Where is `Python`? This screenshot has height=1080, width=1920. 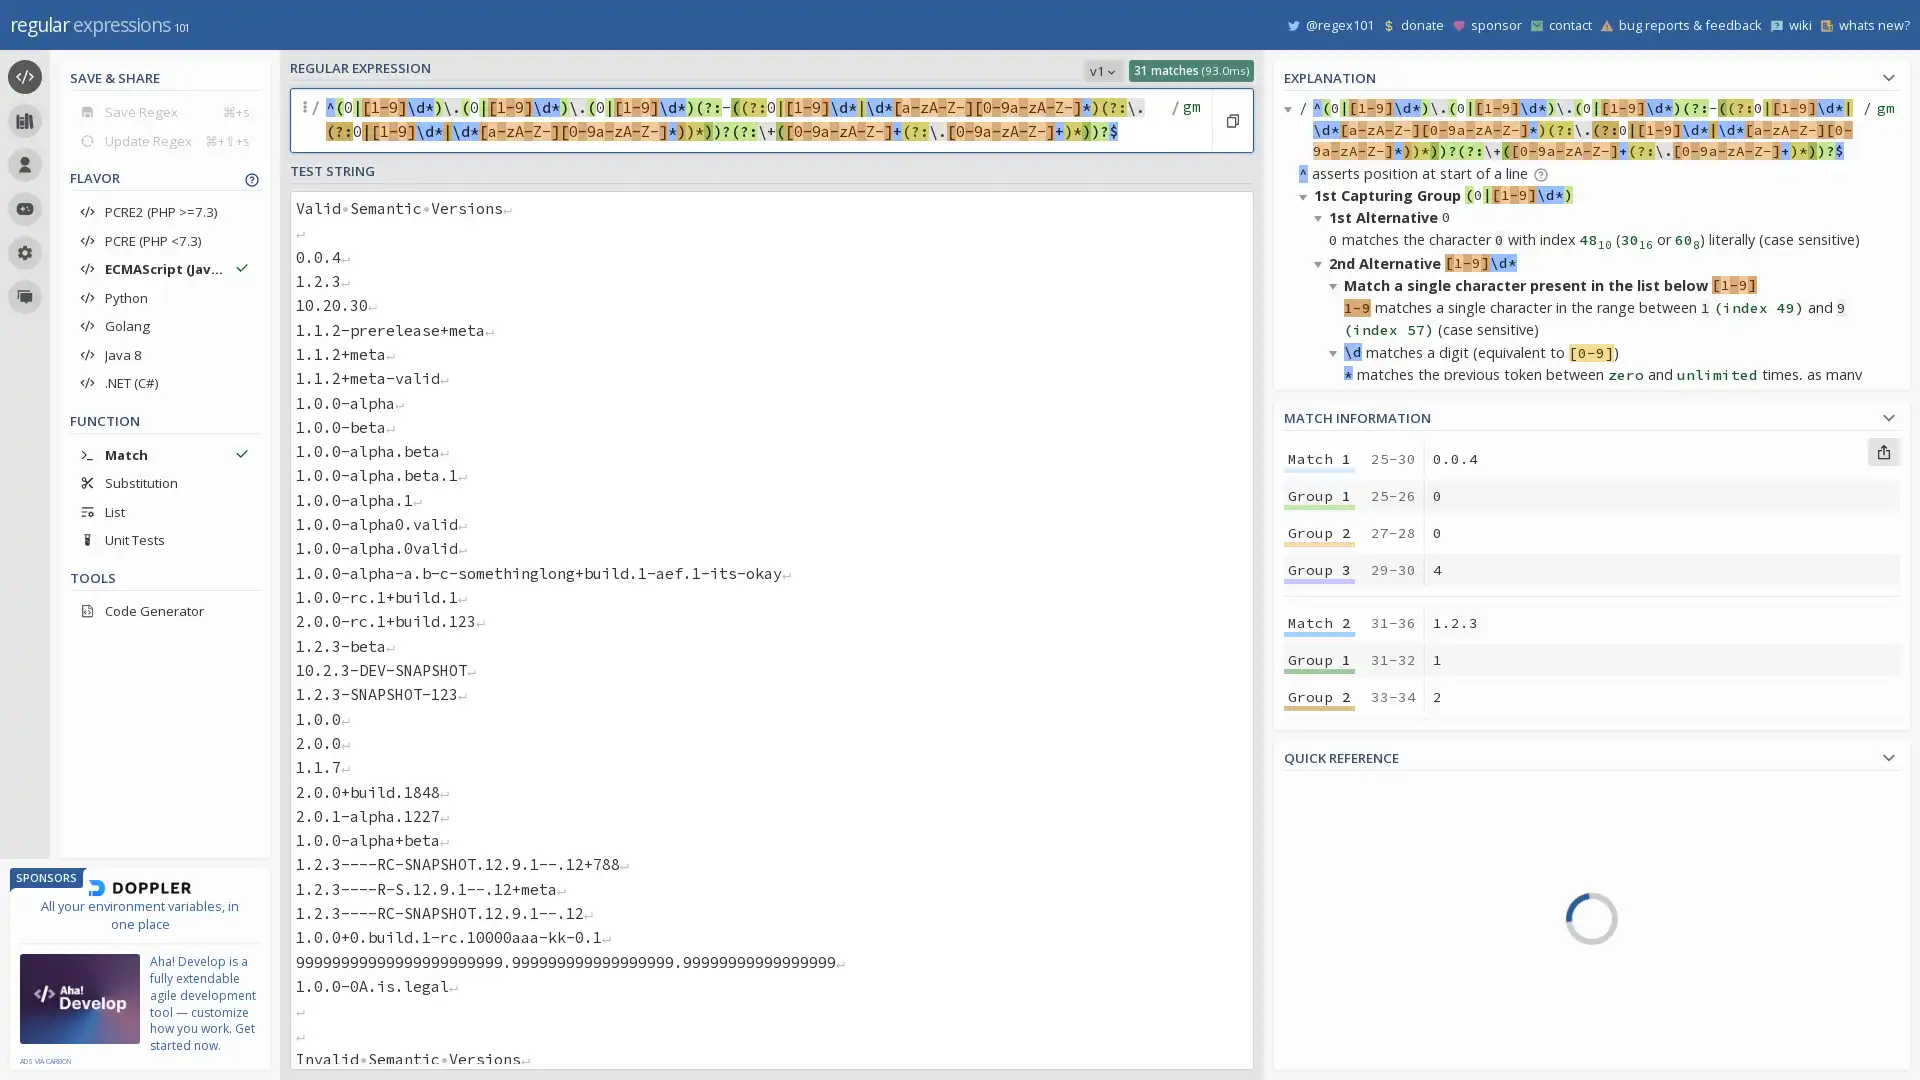
Python is located at coordinates (164, 297).